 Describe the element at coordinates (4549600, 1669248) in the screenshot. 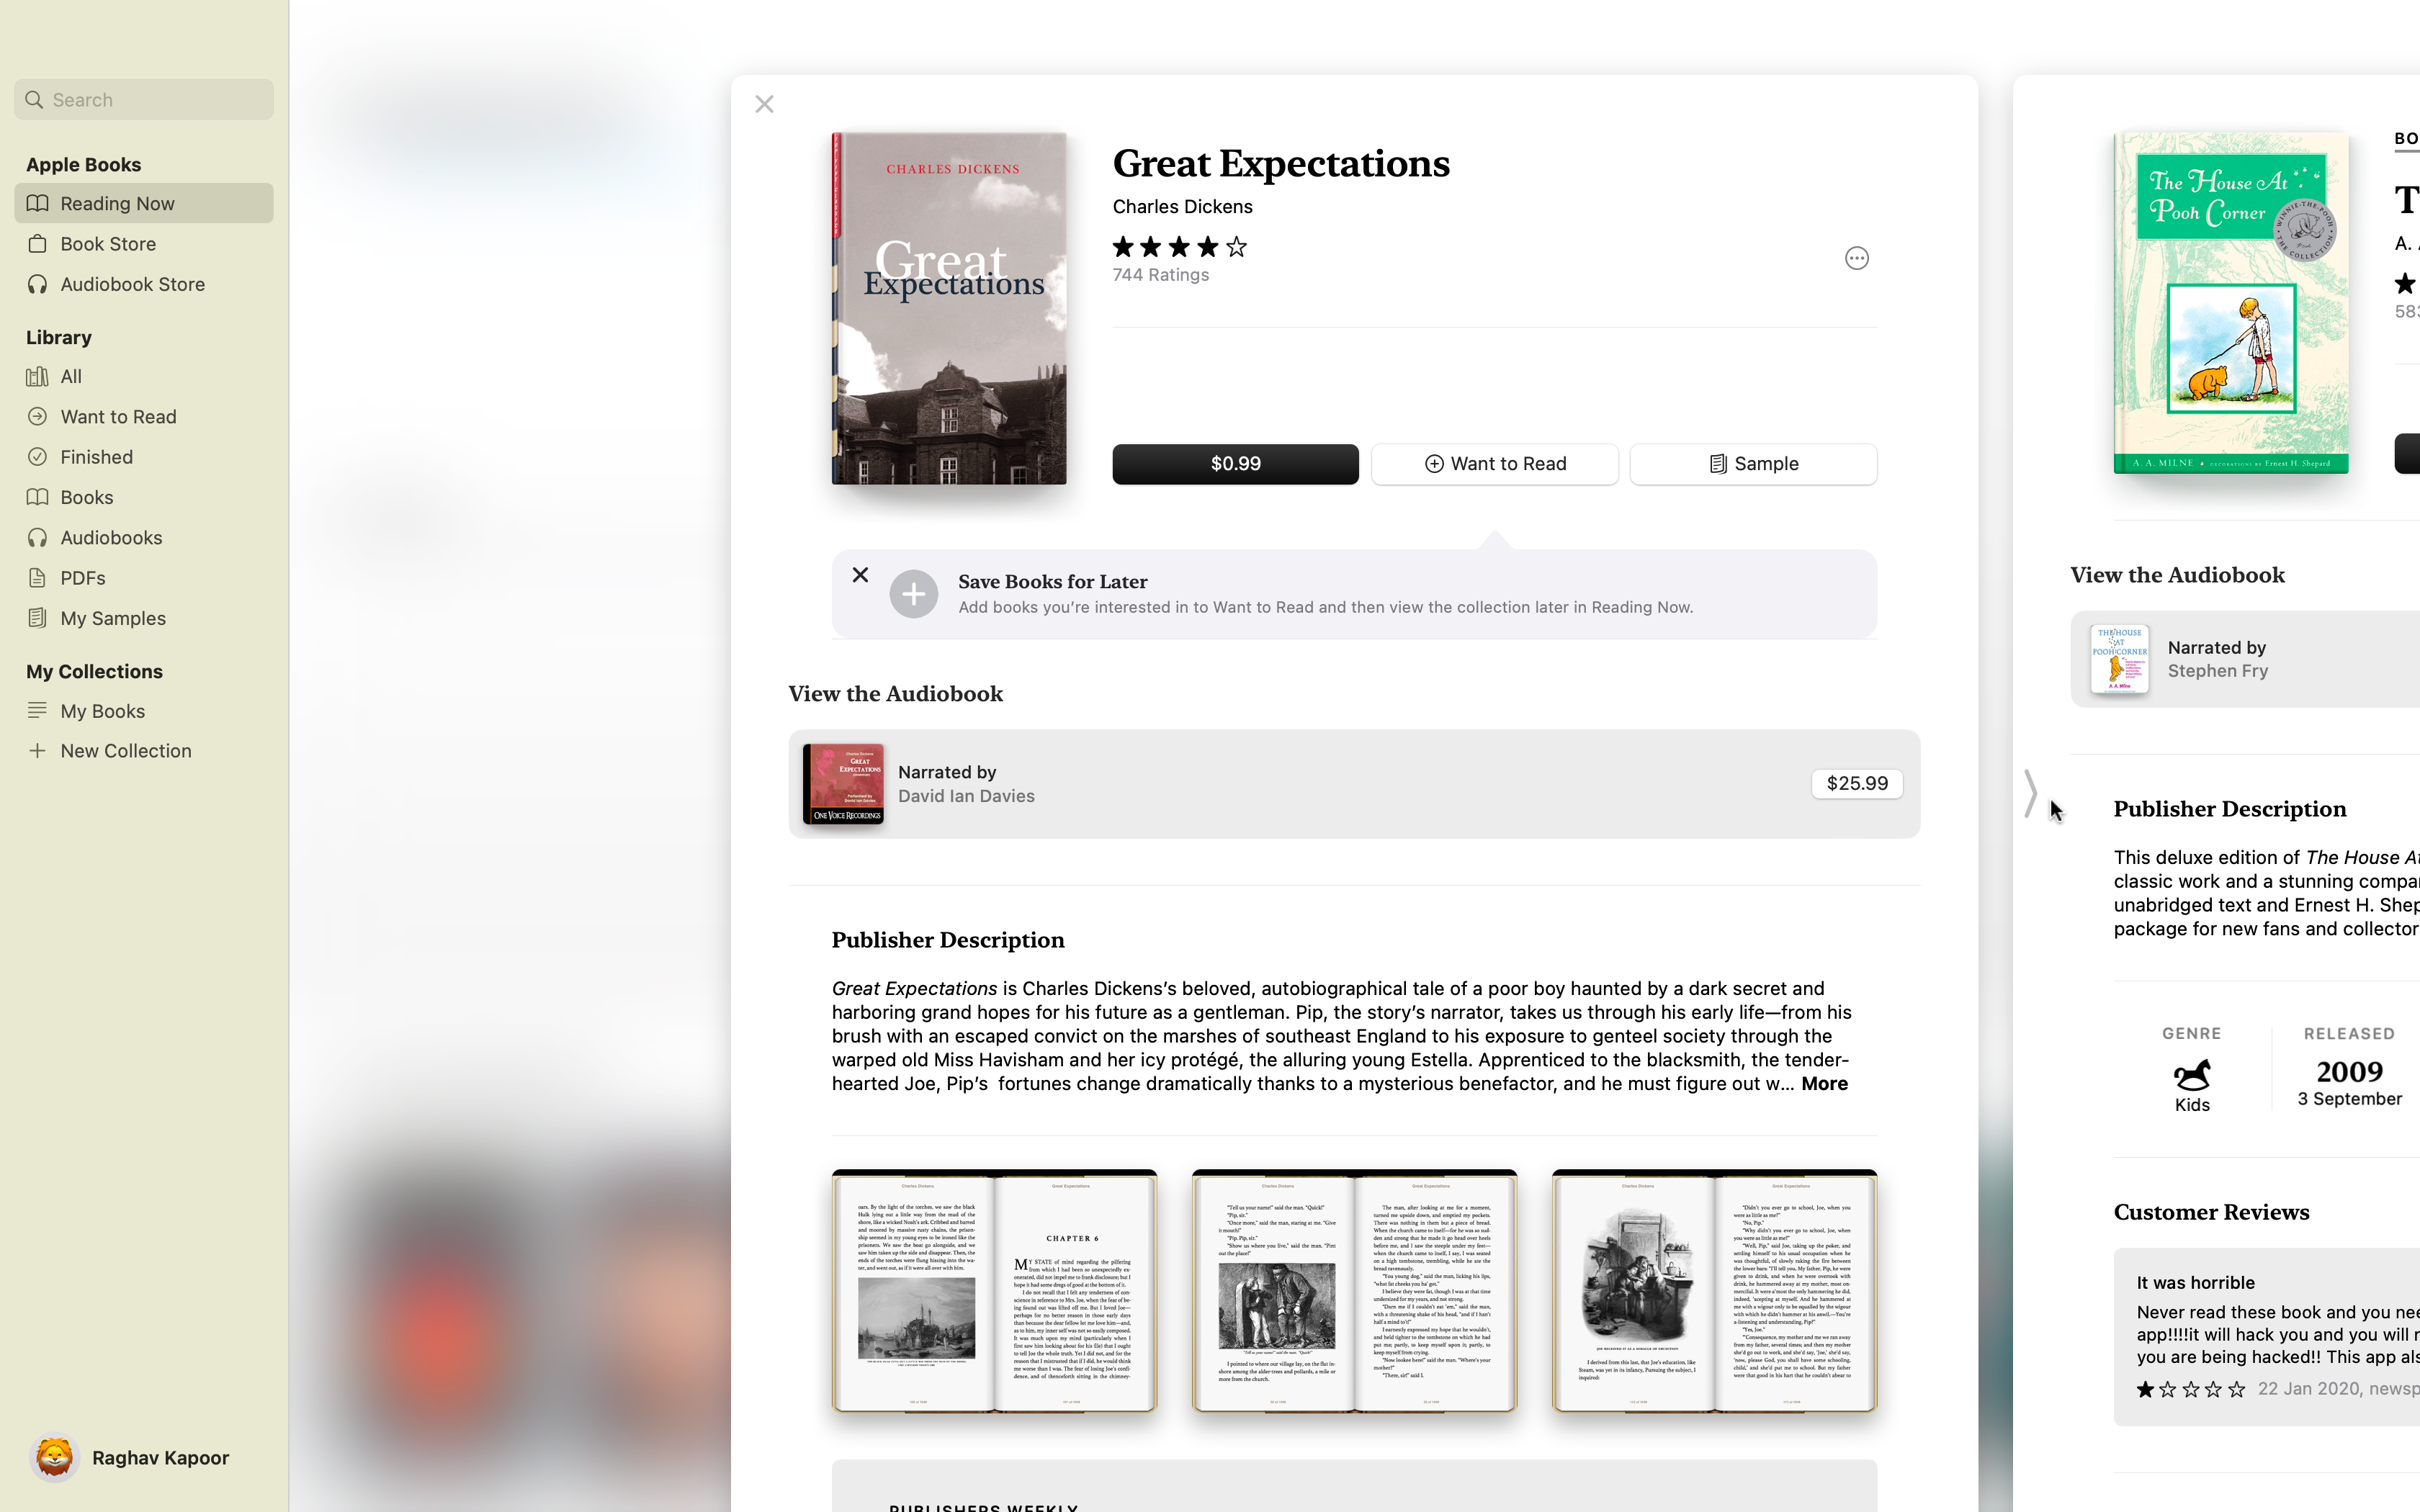

I see `Scroll down to read the author"s bio` at that location.